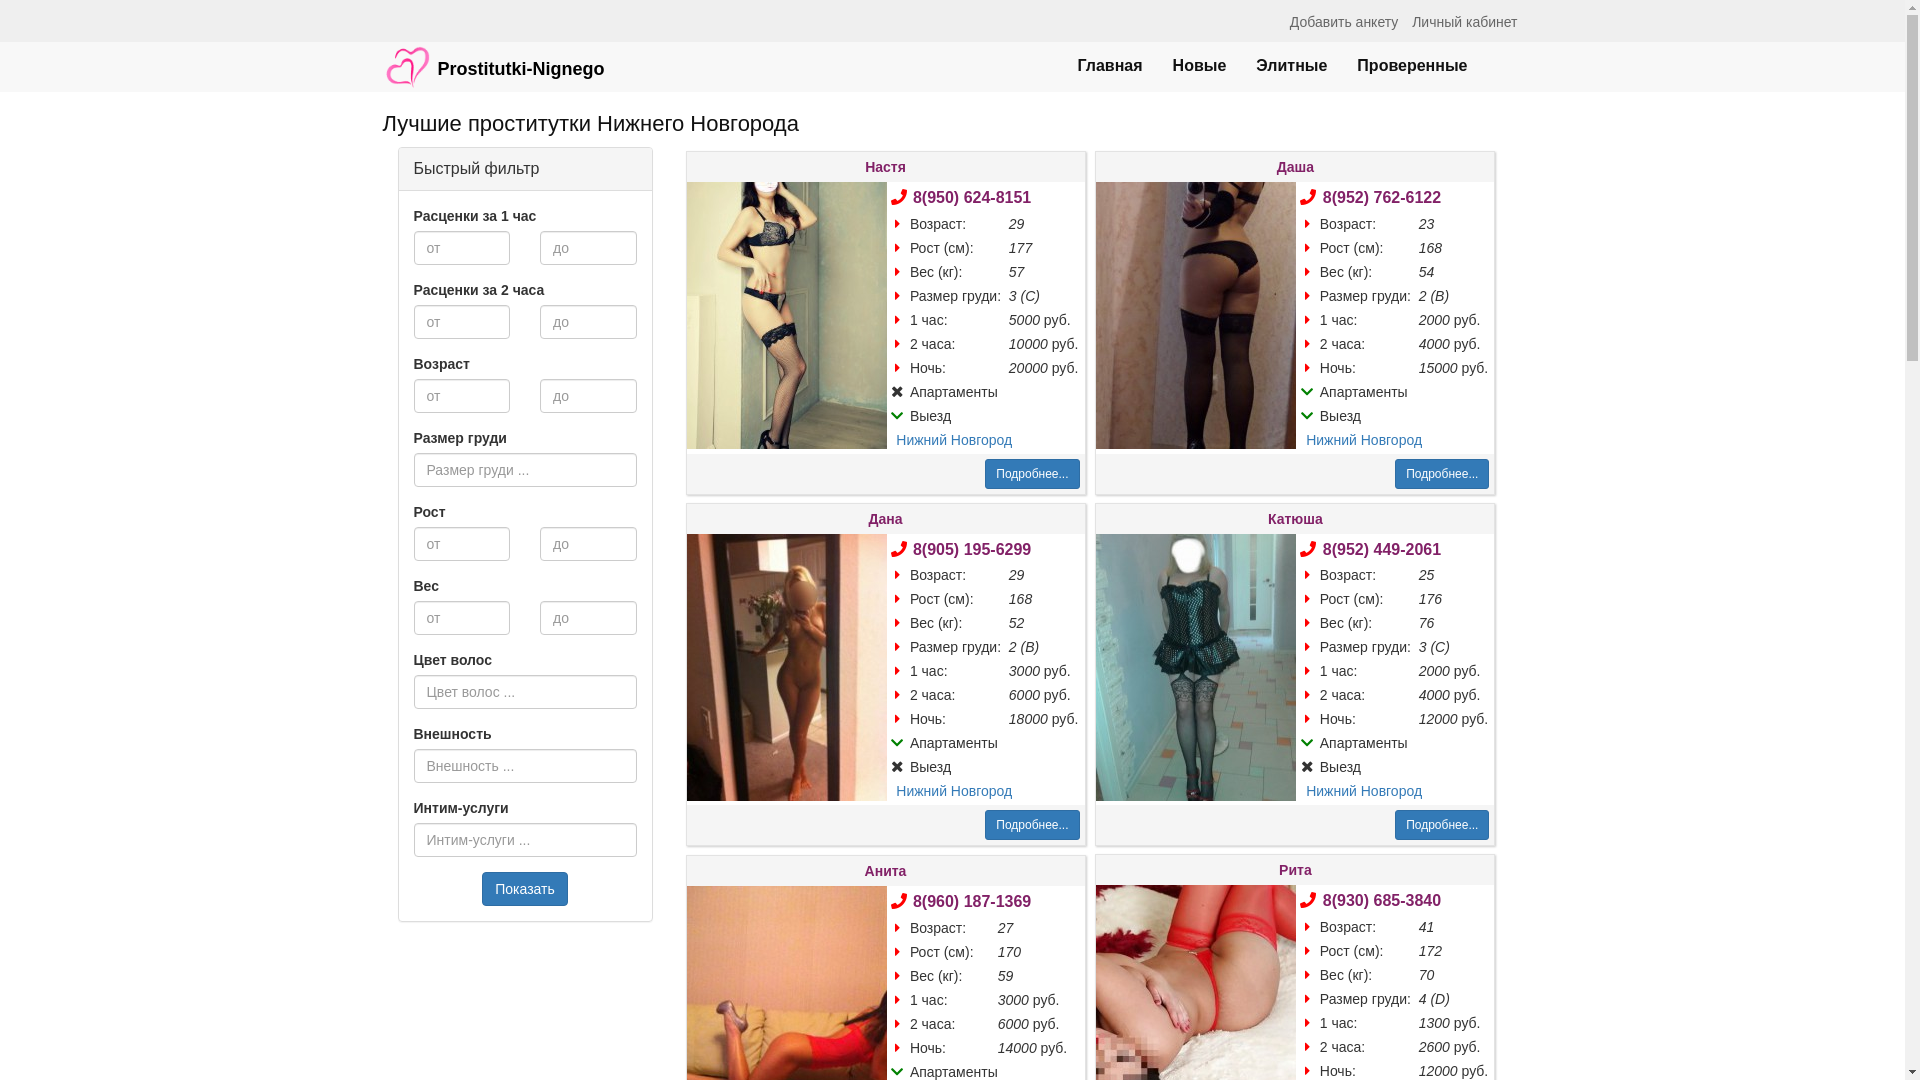 This screenshot has width=1920, height=1080. Describe the element at coordinates (494, 56) in the screenshot. I see `'Prostitutki-Nignego'` at that location.